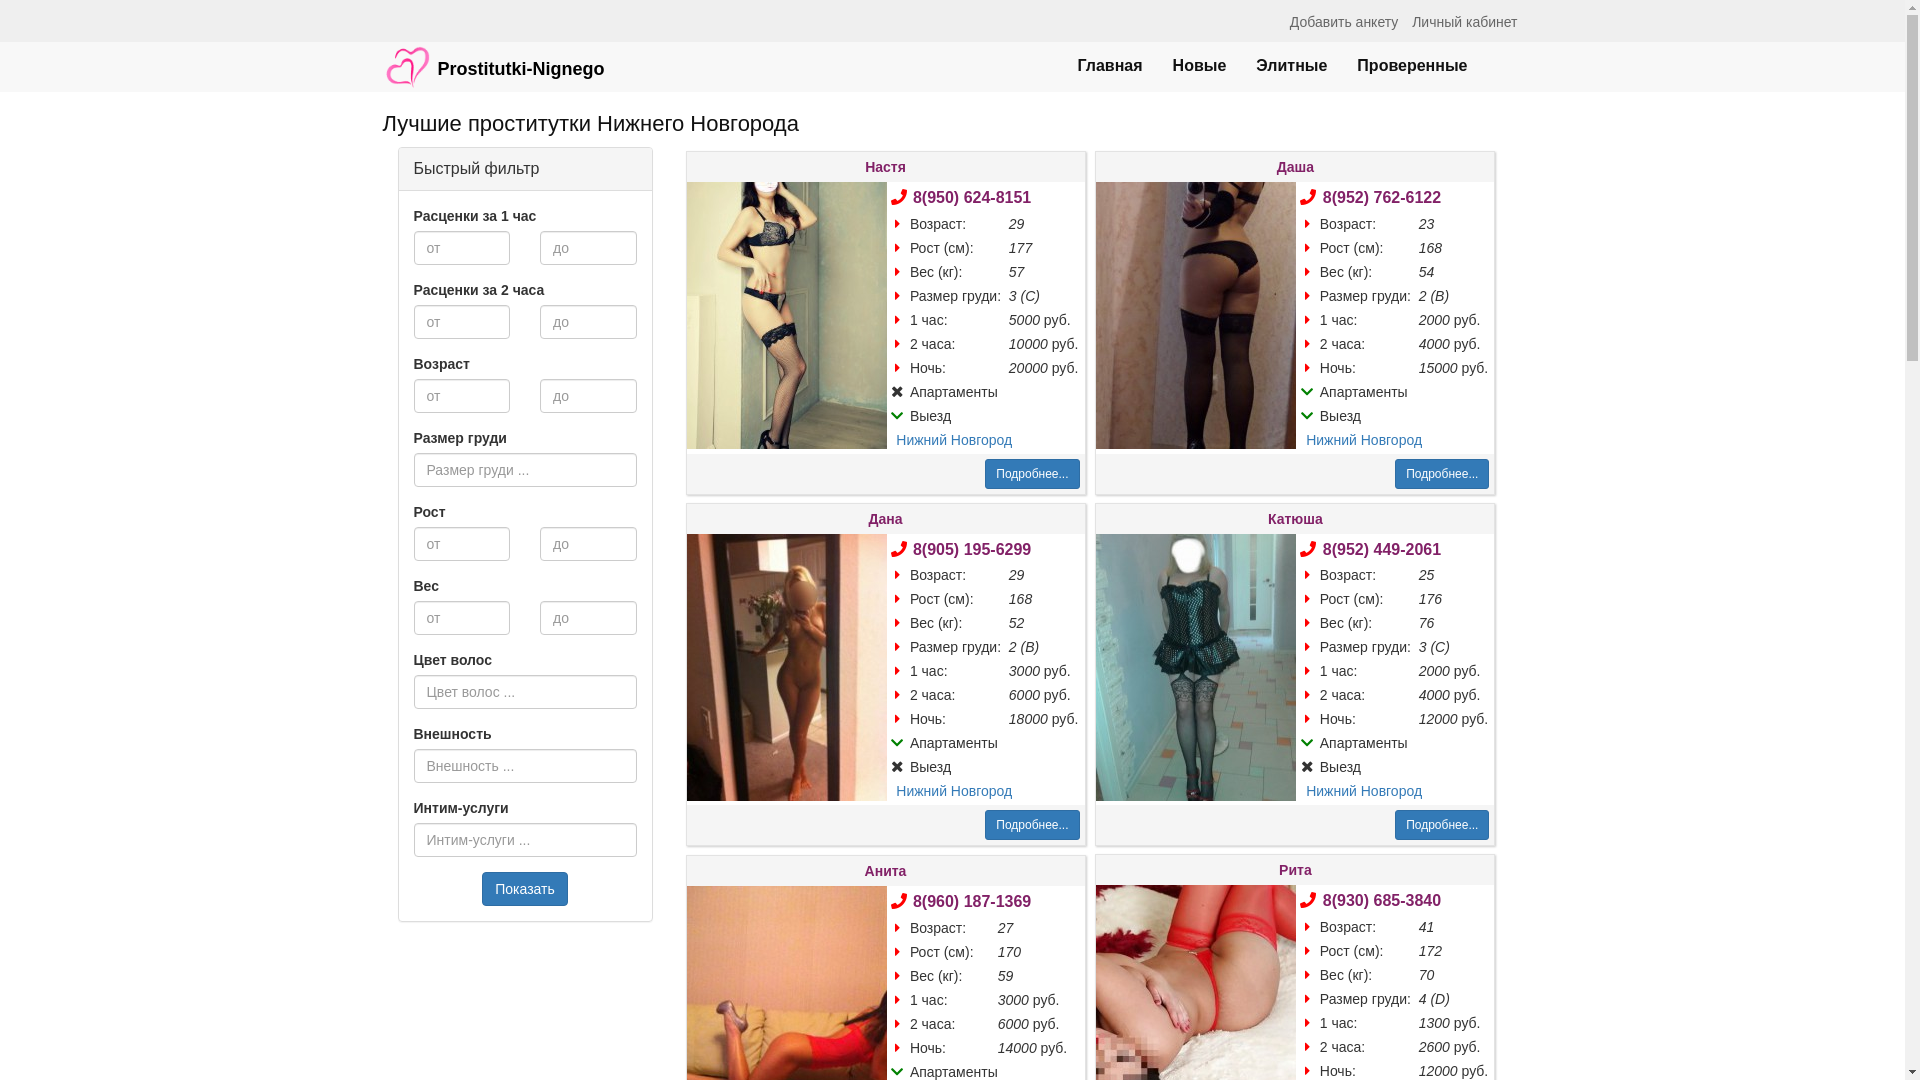 This screenshot has width=1920, height=1080. Describe the element at coordinates (494, 56) in the screenshot. I see `'Prostitutki-Nignego'` at that location.